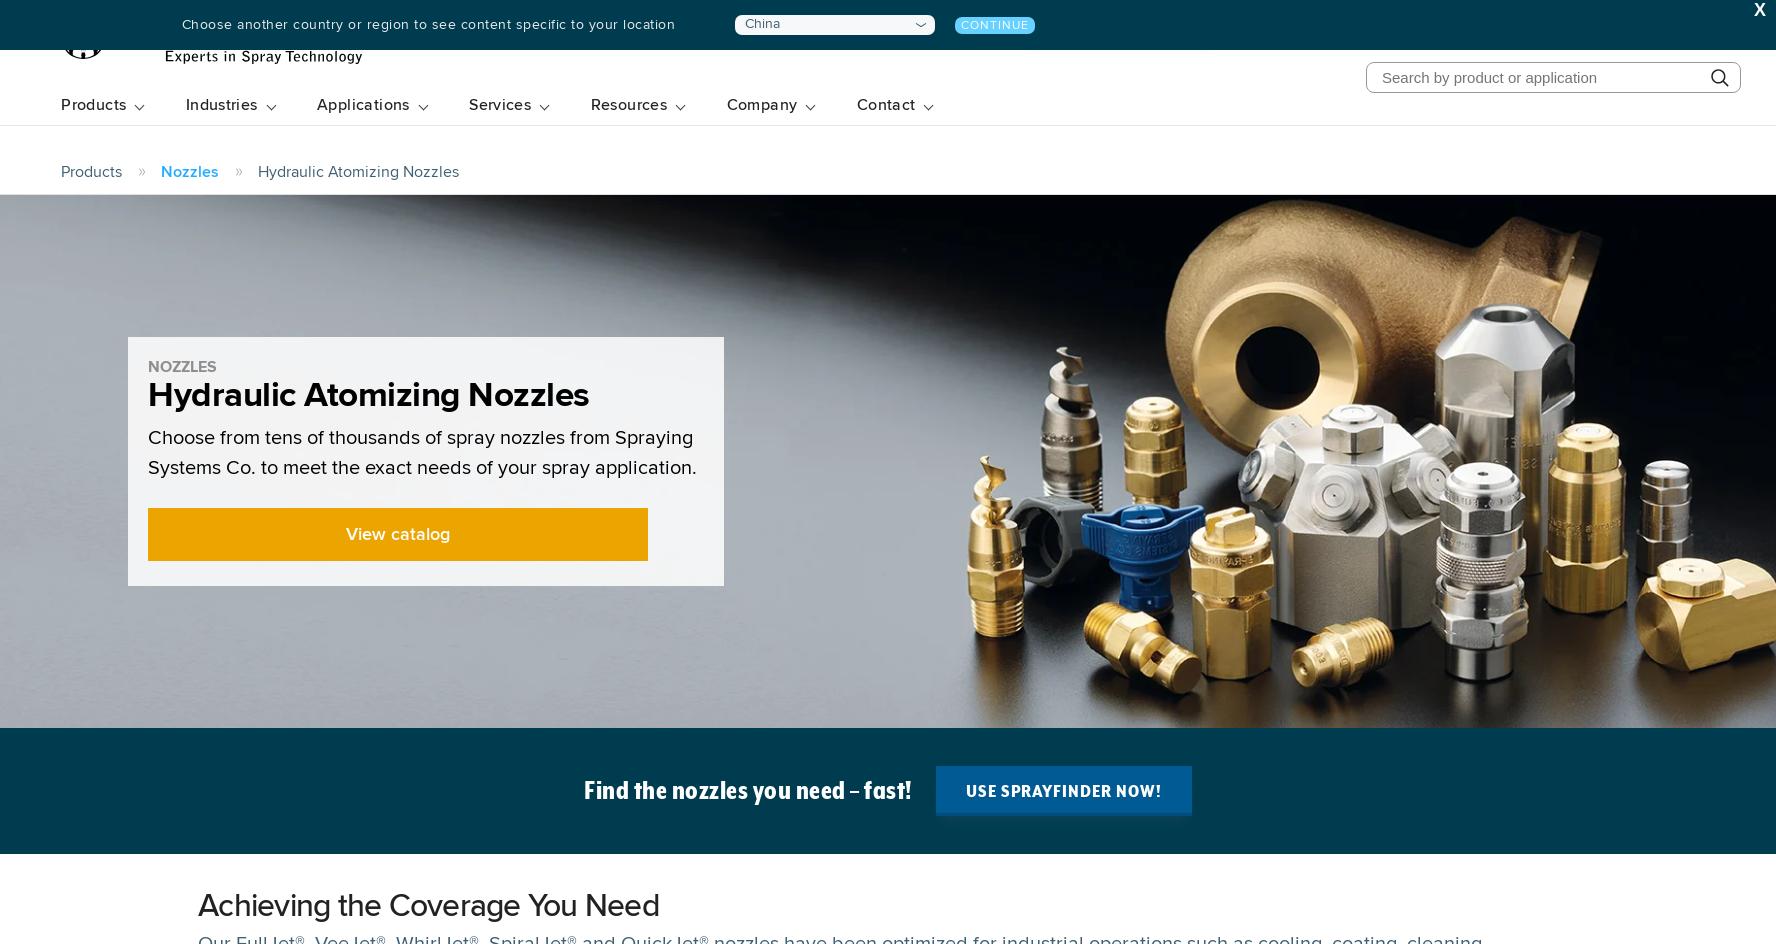  What do you see at coordinates (760, 115) in the screenshot?
I see `'Company'` at bounding box center [760, 115].